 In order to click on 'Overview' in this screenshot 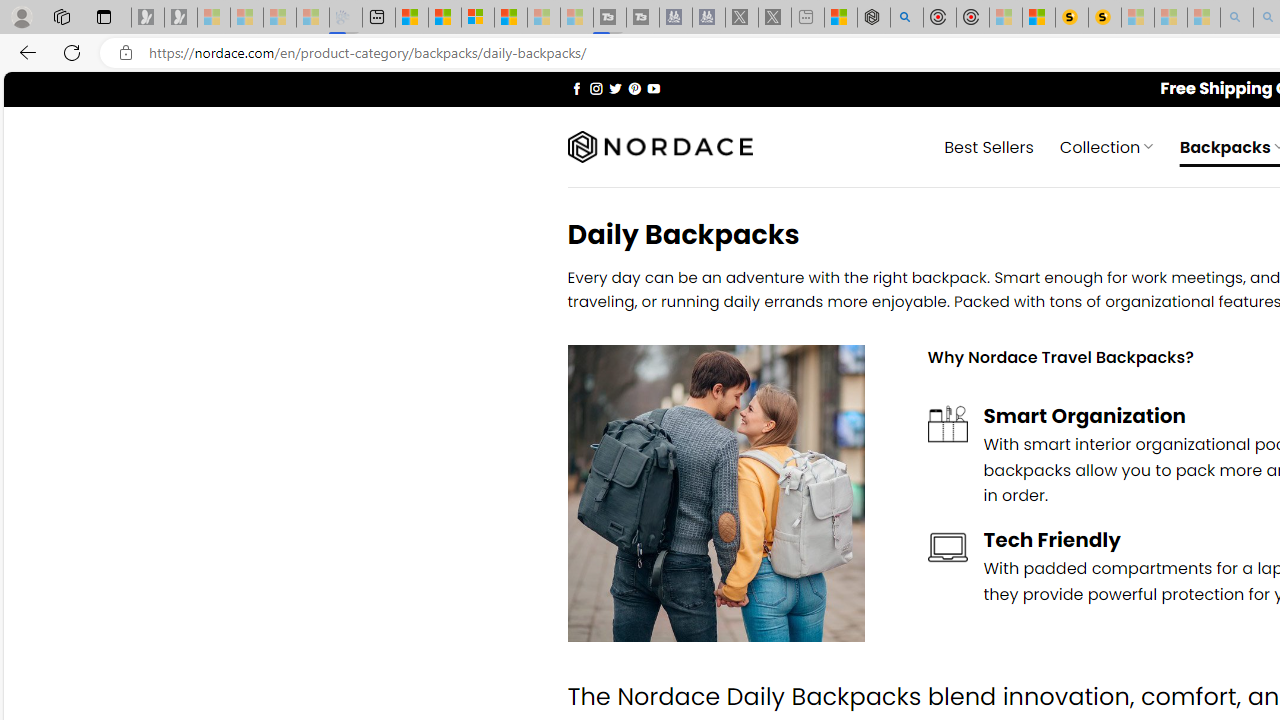, I will do `click(477, 17)`.